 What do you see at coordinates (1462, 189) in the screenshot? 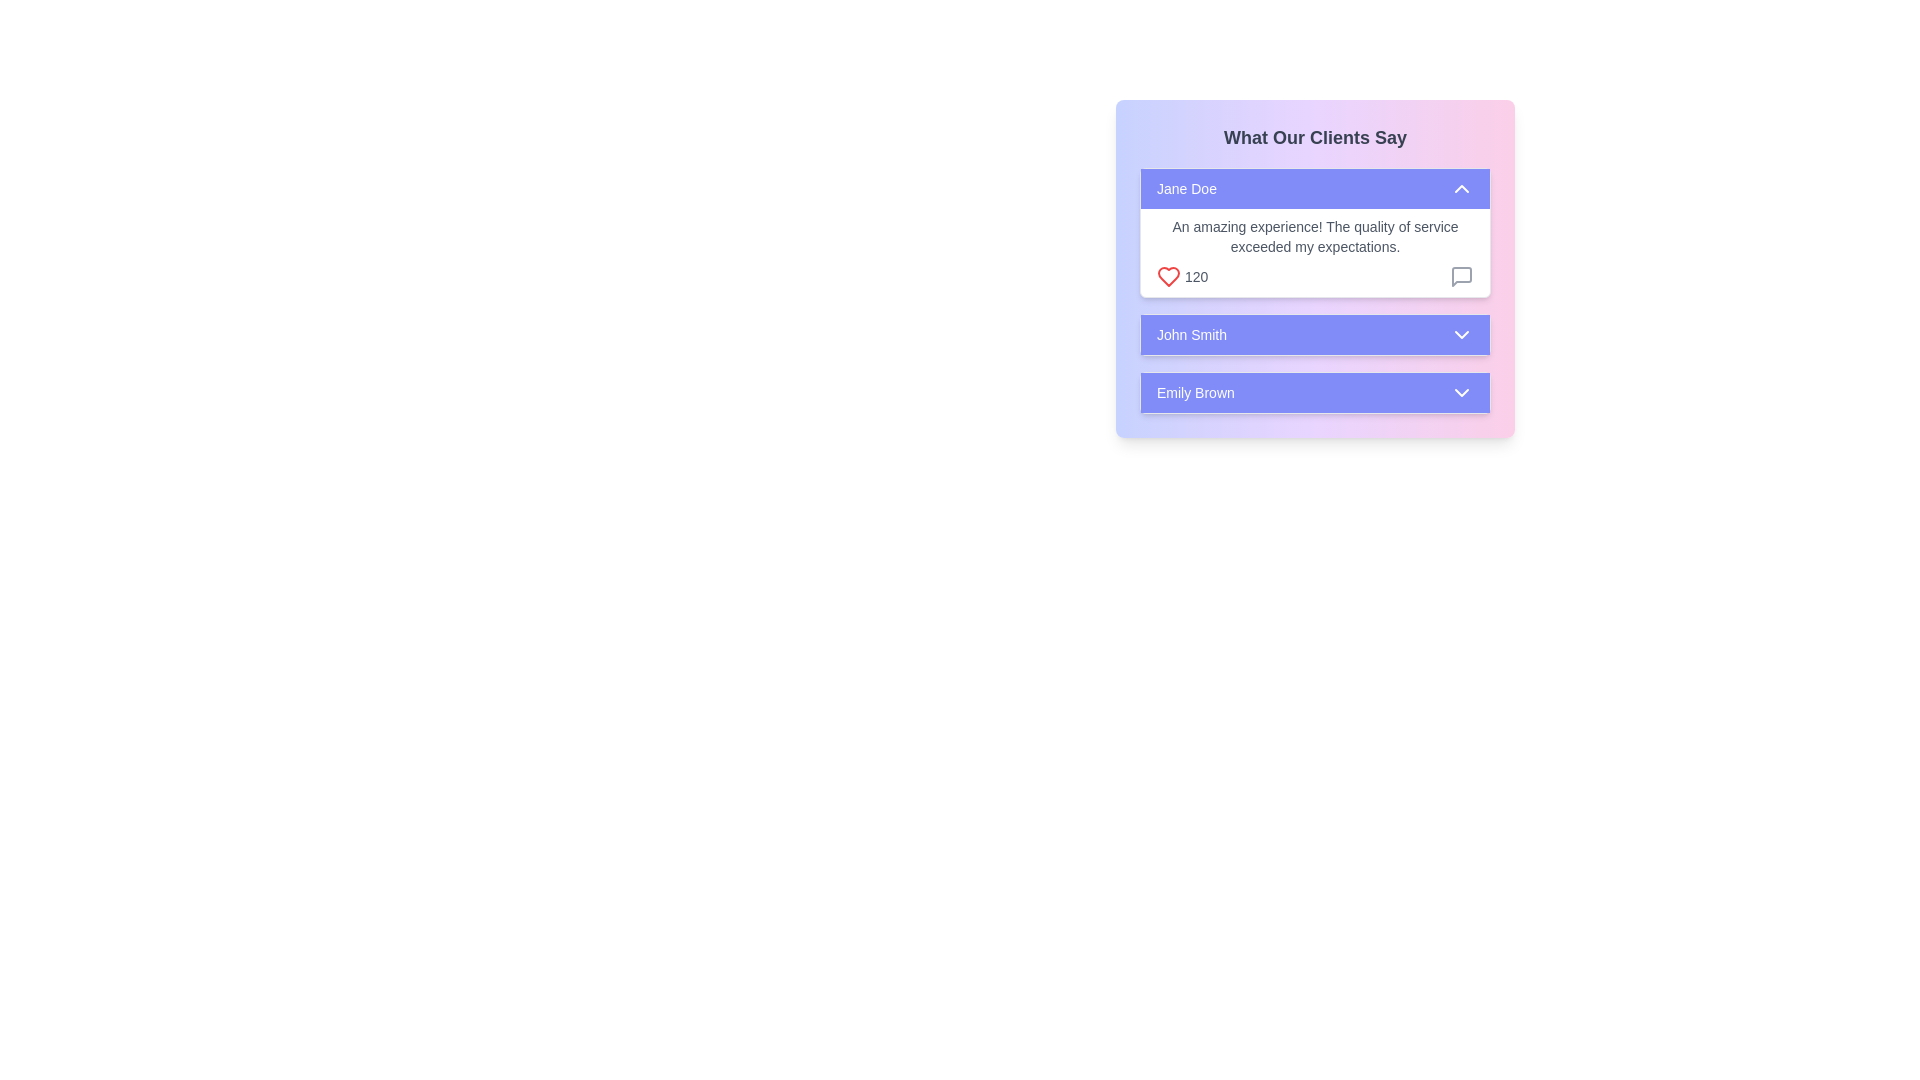
I see `the Icon button located in the top panel of the 'What Our Clients Say' section, next to 'Jane Doe', to interact via keyboard` at bounding box center [1462, 189].